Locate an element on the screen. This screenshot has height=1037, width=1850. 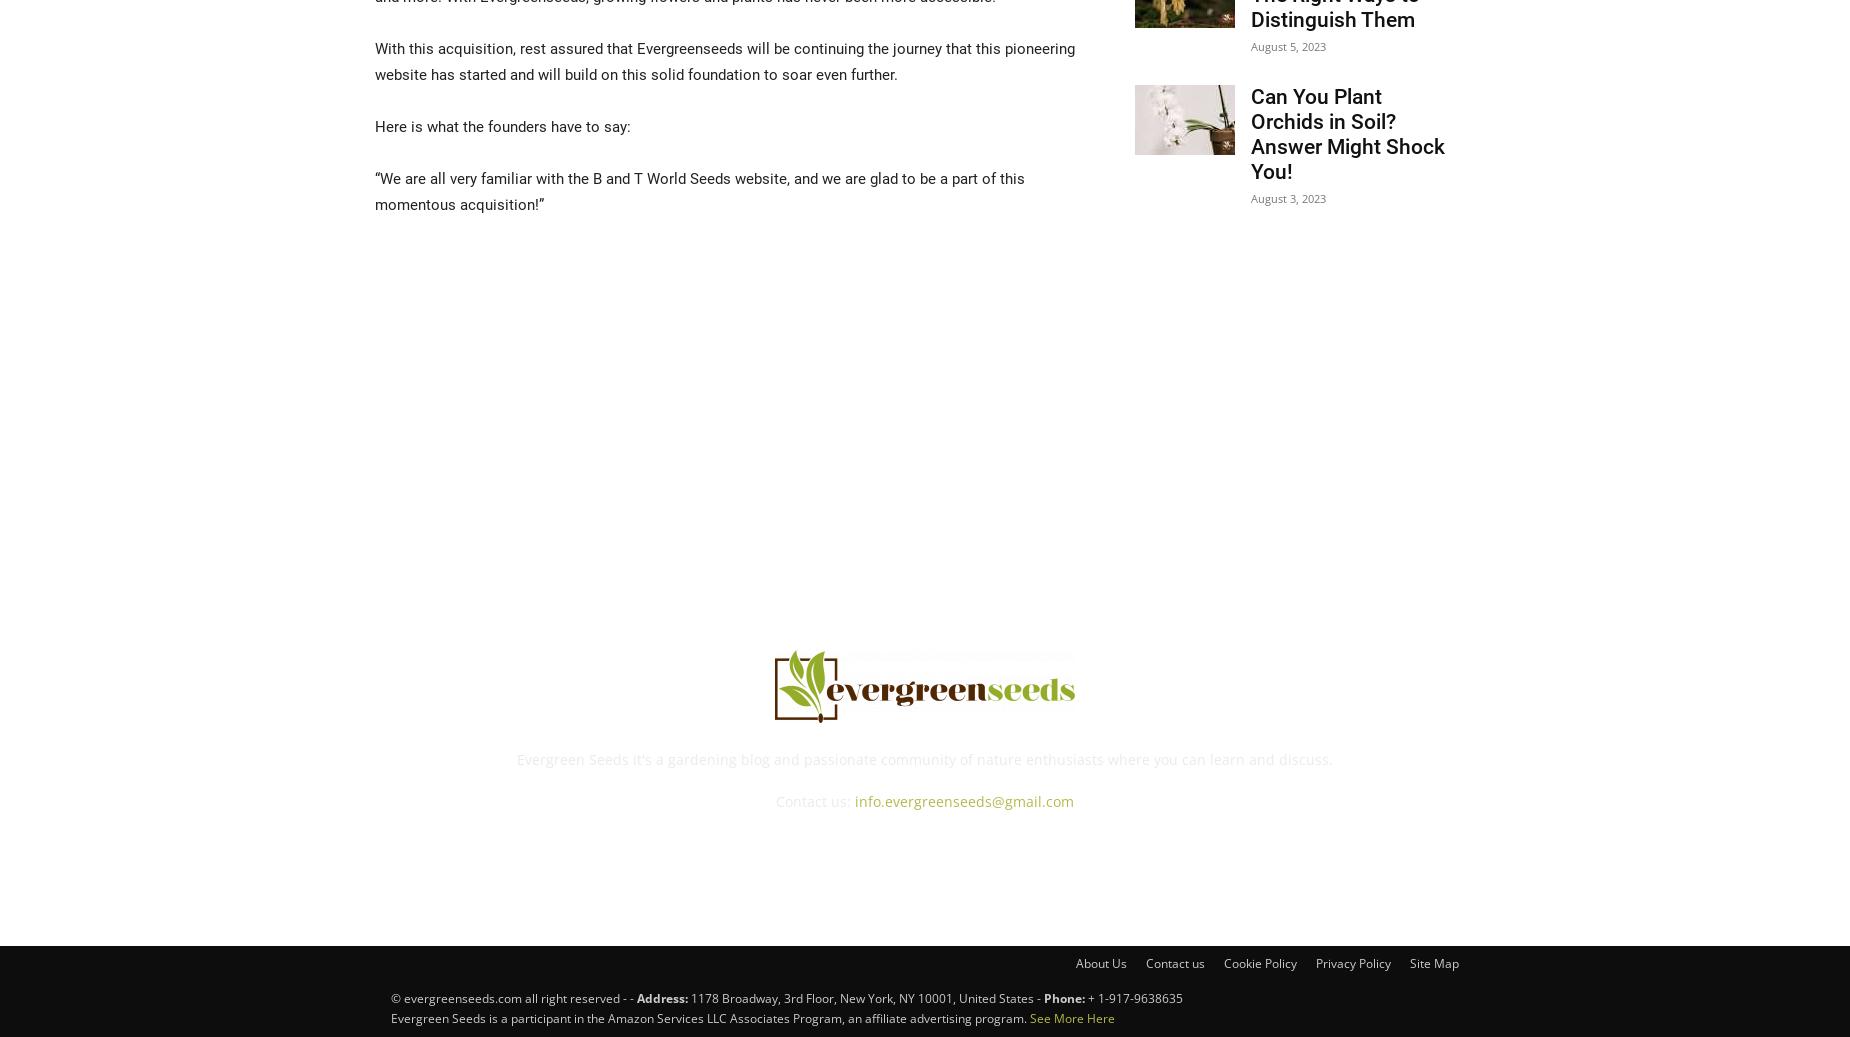
'Address:' is located at coordinates (663, 998).